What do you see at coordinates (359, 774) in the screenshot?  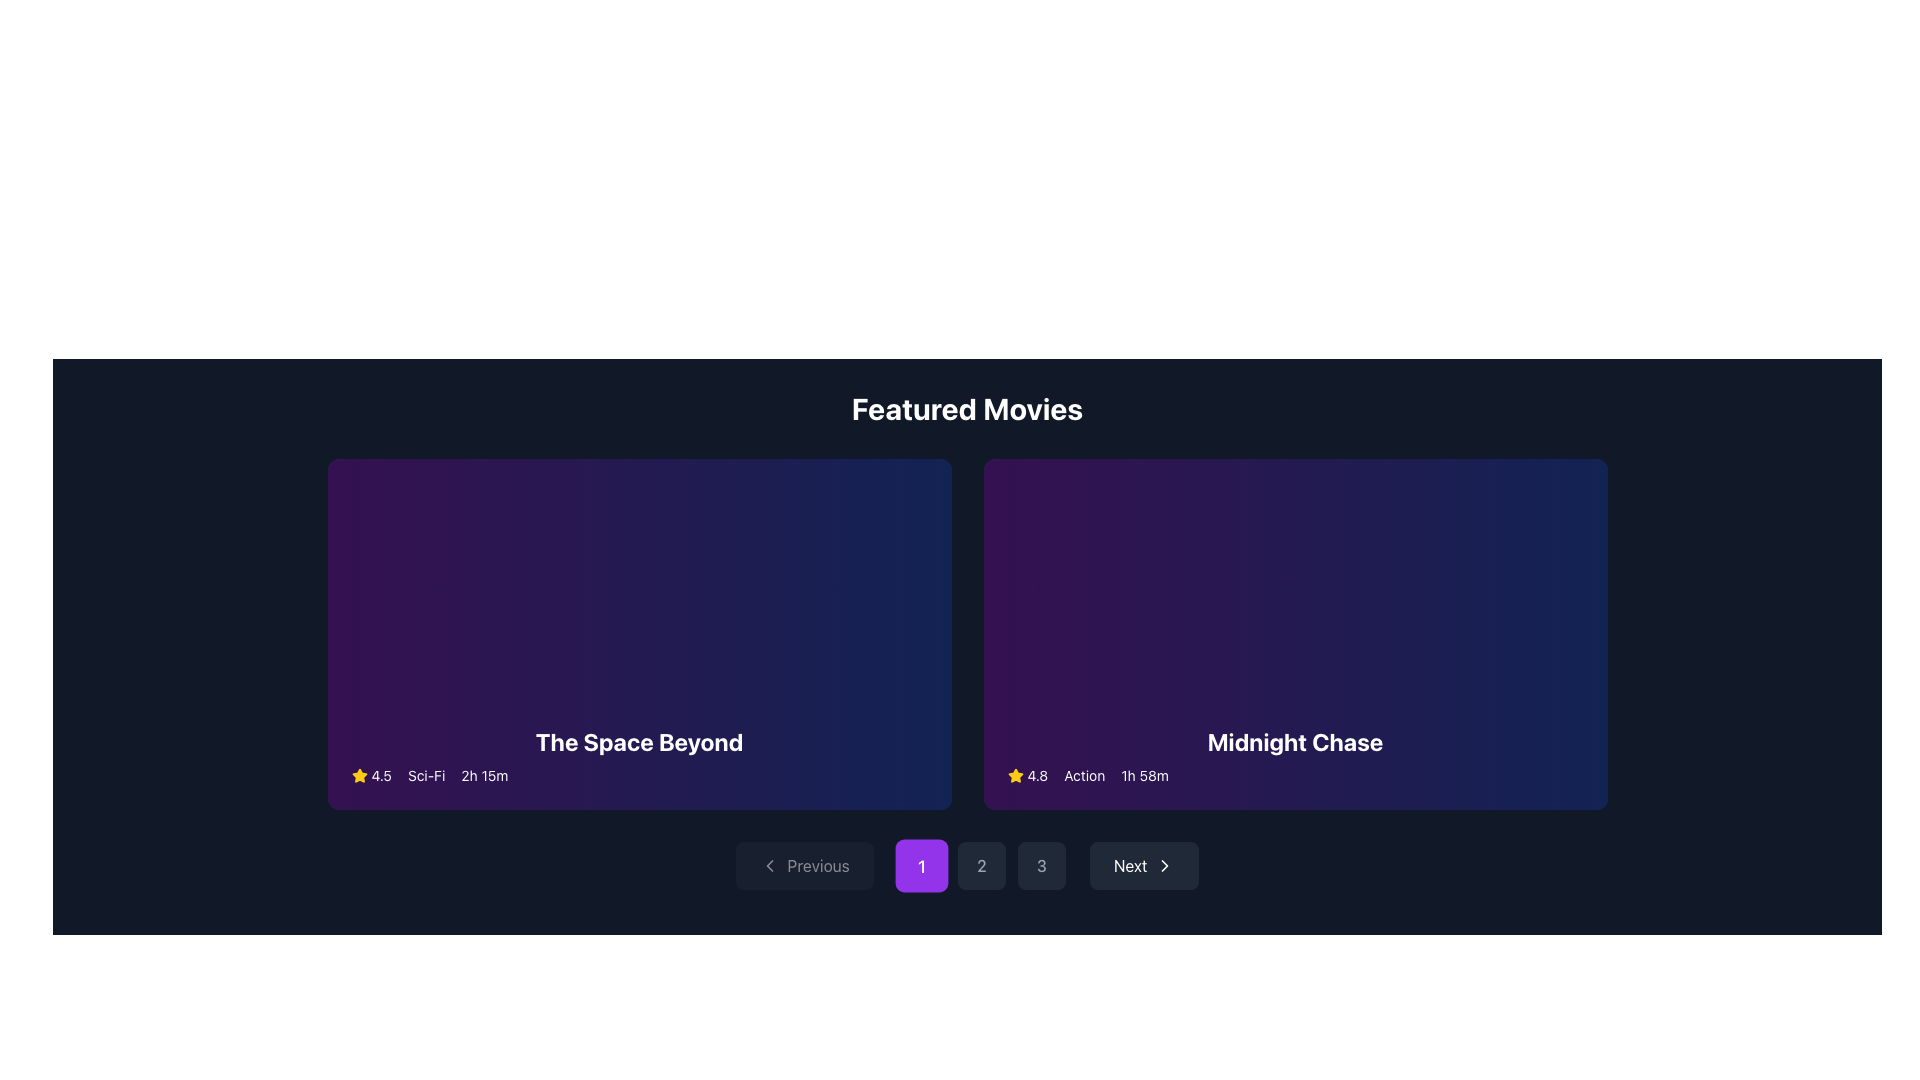 I see `the leftmost star icon in the horizontal rating display to interact with it` at bounding box center [359, 774].